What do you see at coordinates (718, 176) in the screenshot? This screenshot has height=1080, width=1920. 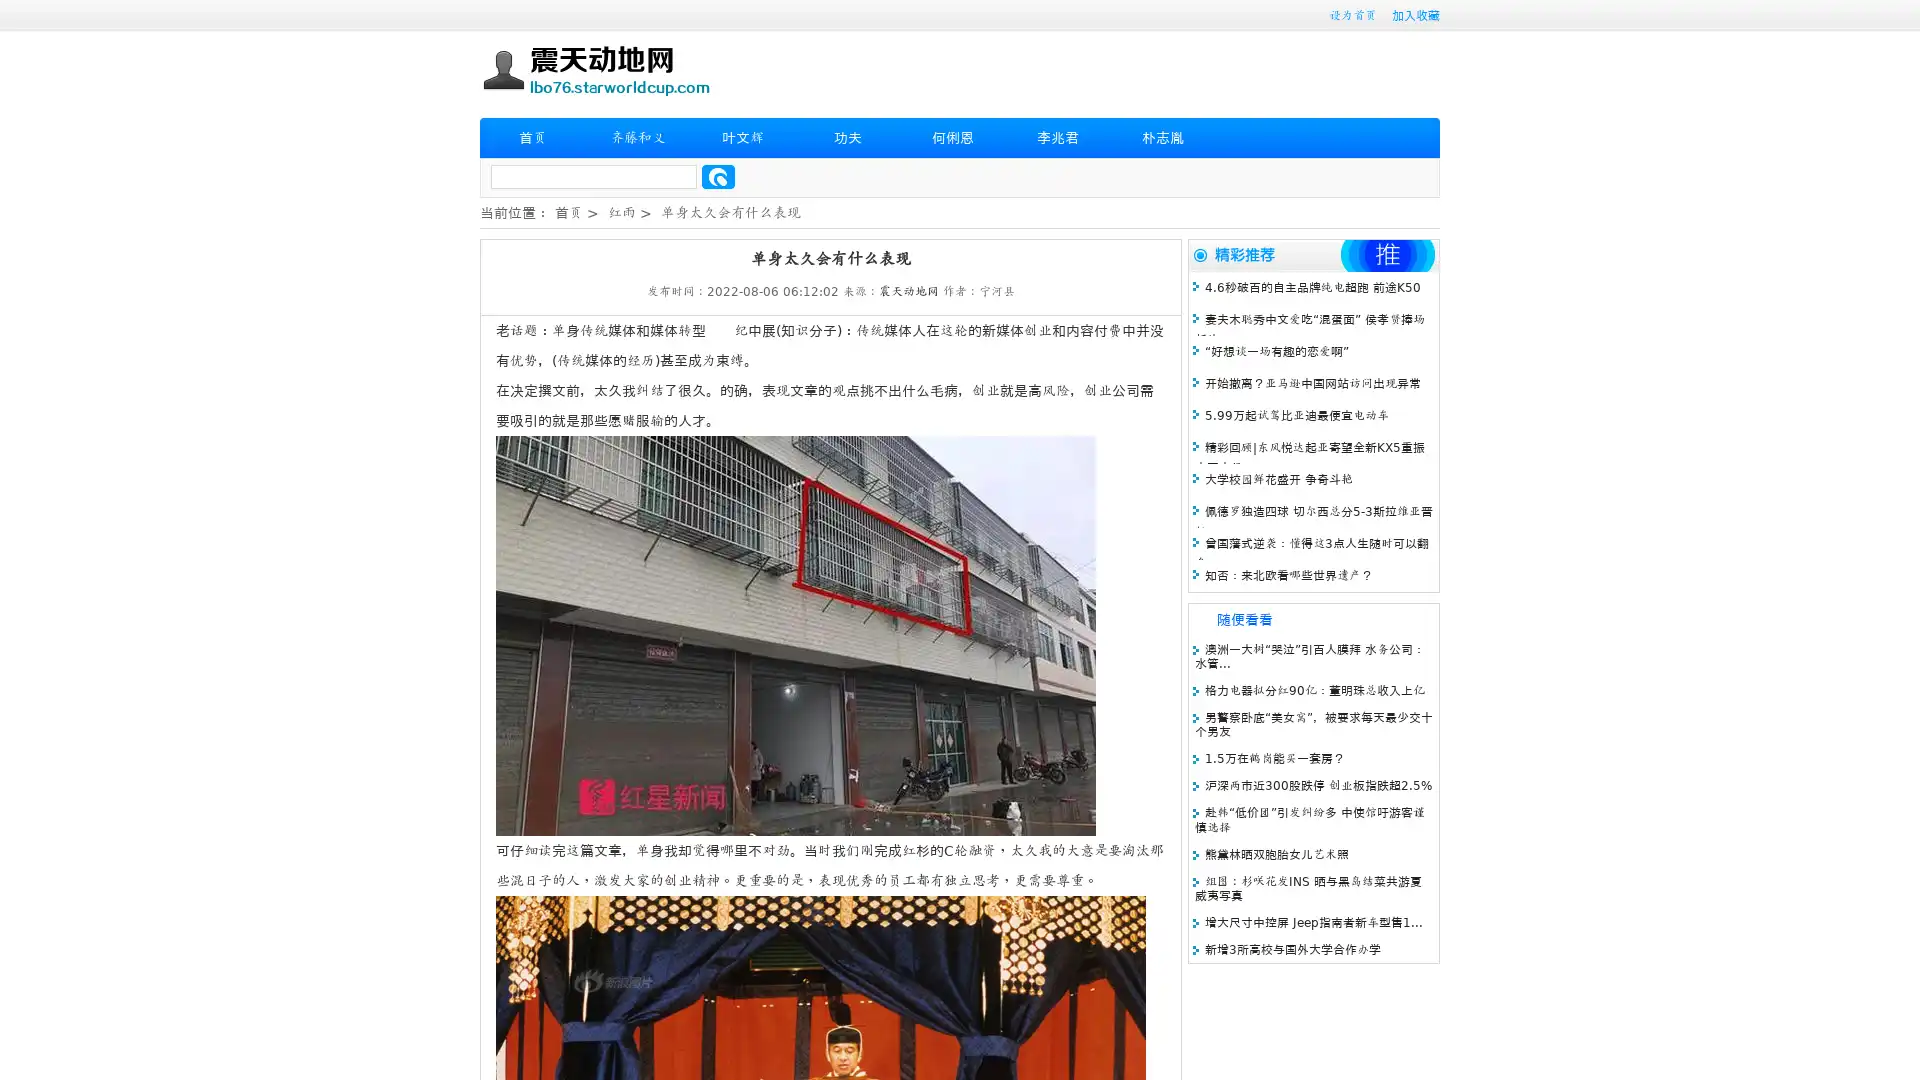 I see `Search` at bounding box center [718, 176].